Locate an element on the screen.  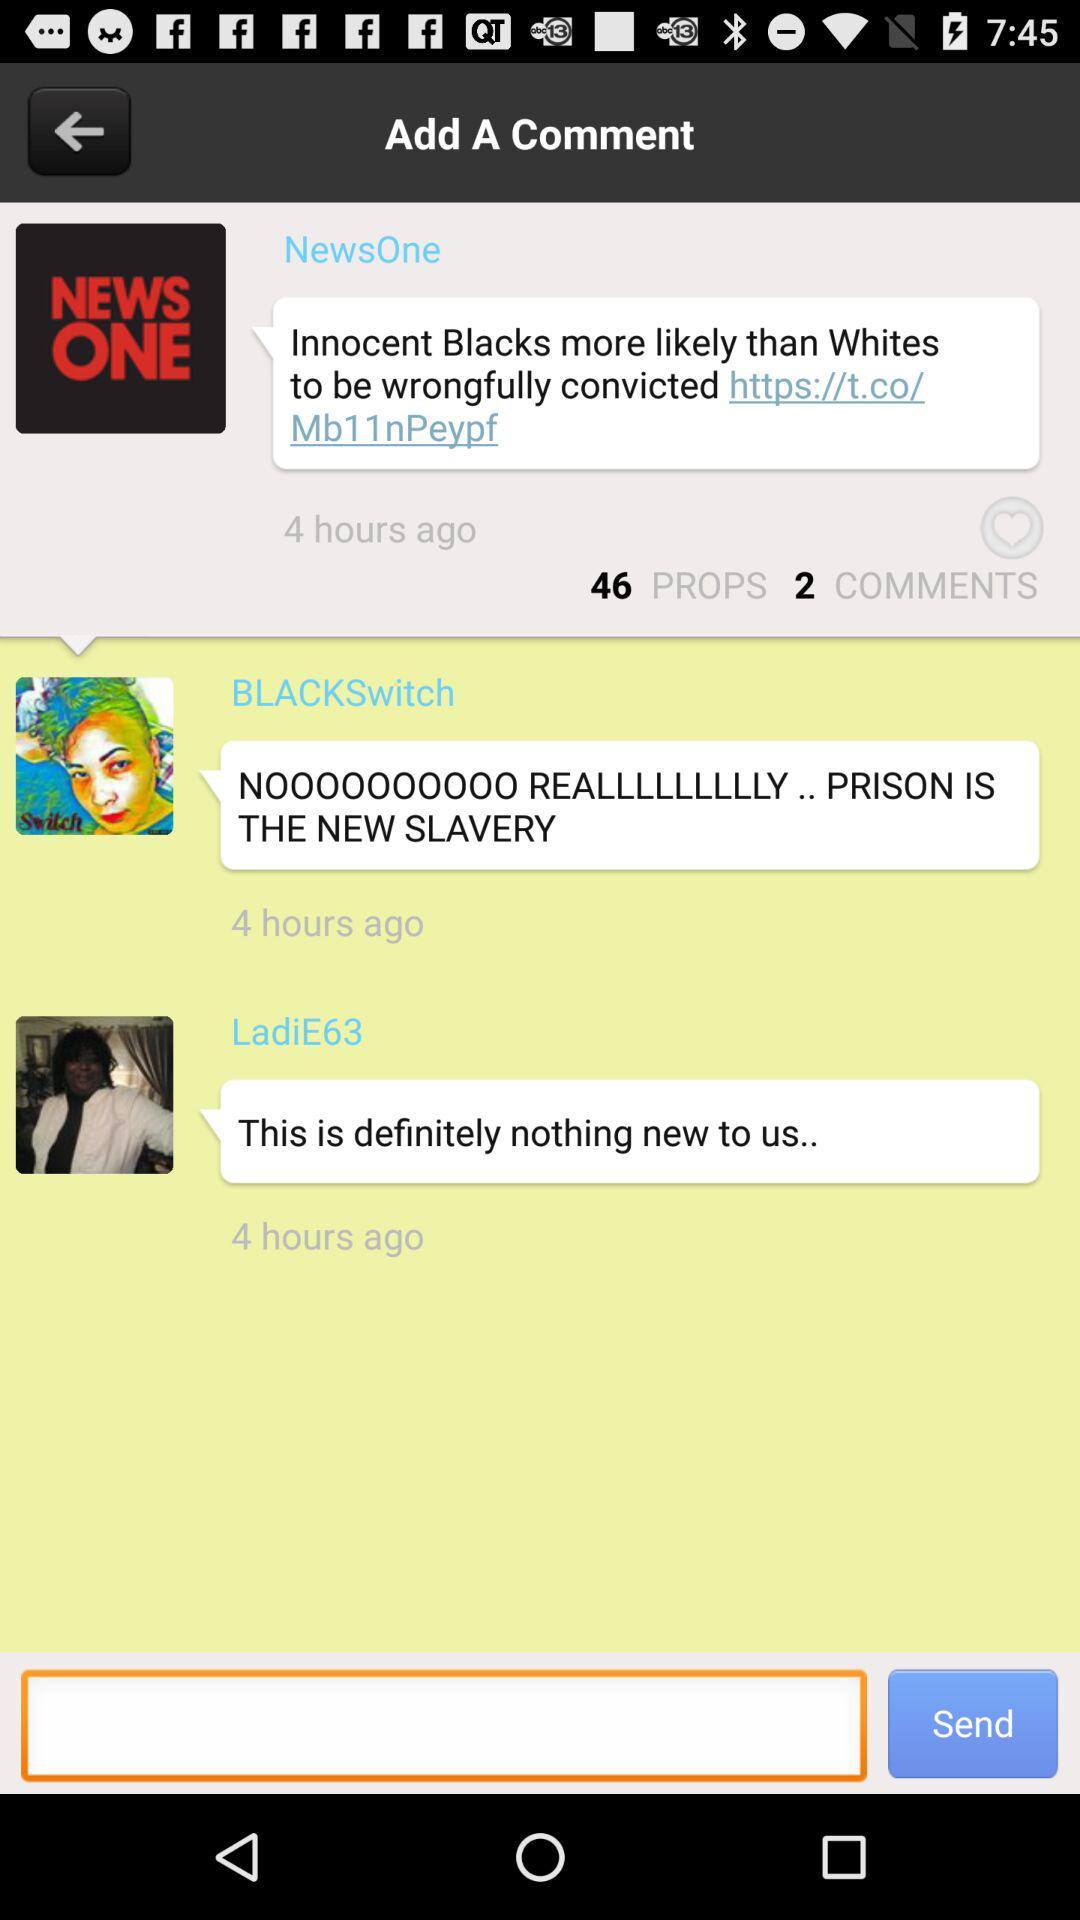
ladie63 app is located at coordinates (297, 1030).